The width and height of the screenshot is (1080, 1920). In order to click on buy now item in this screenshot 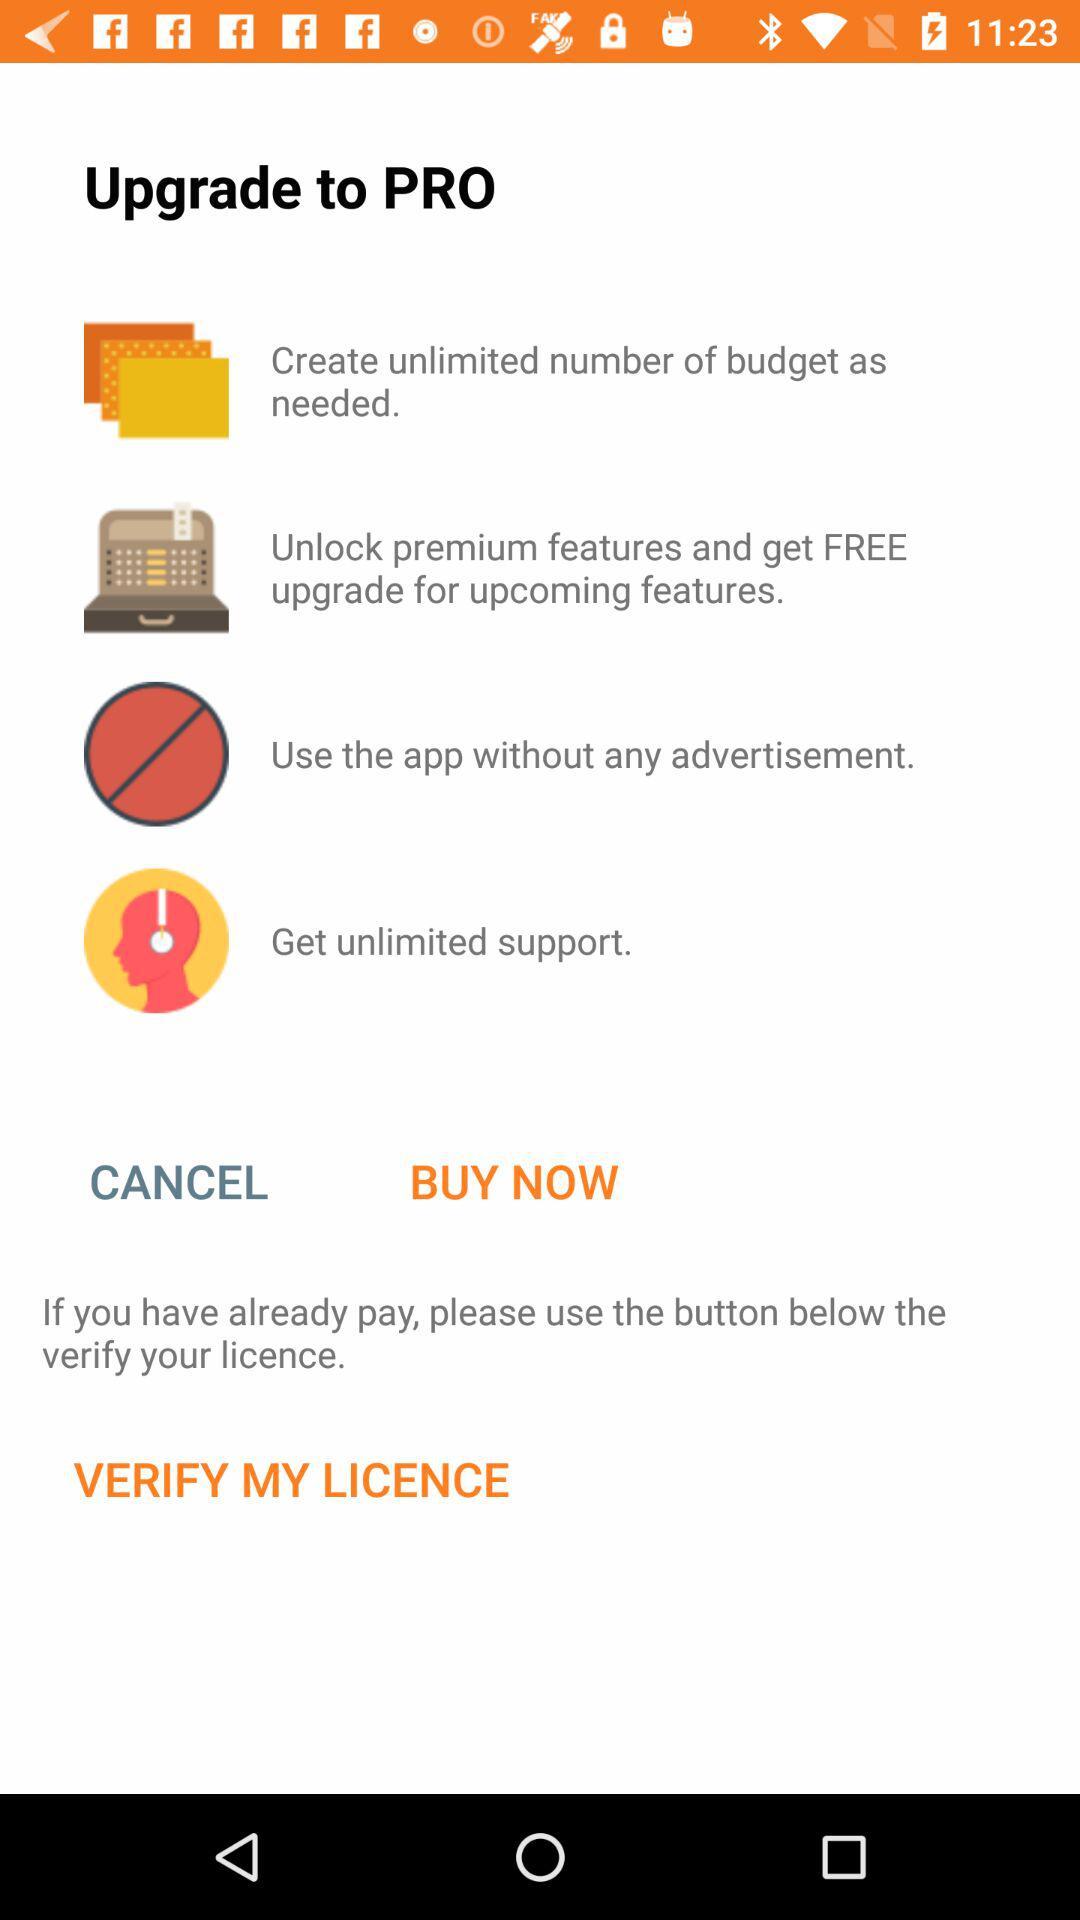, I will do `click(513, 1181)`.